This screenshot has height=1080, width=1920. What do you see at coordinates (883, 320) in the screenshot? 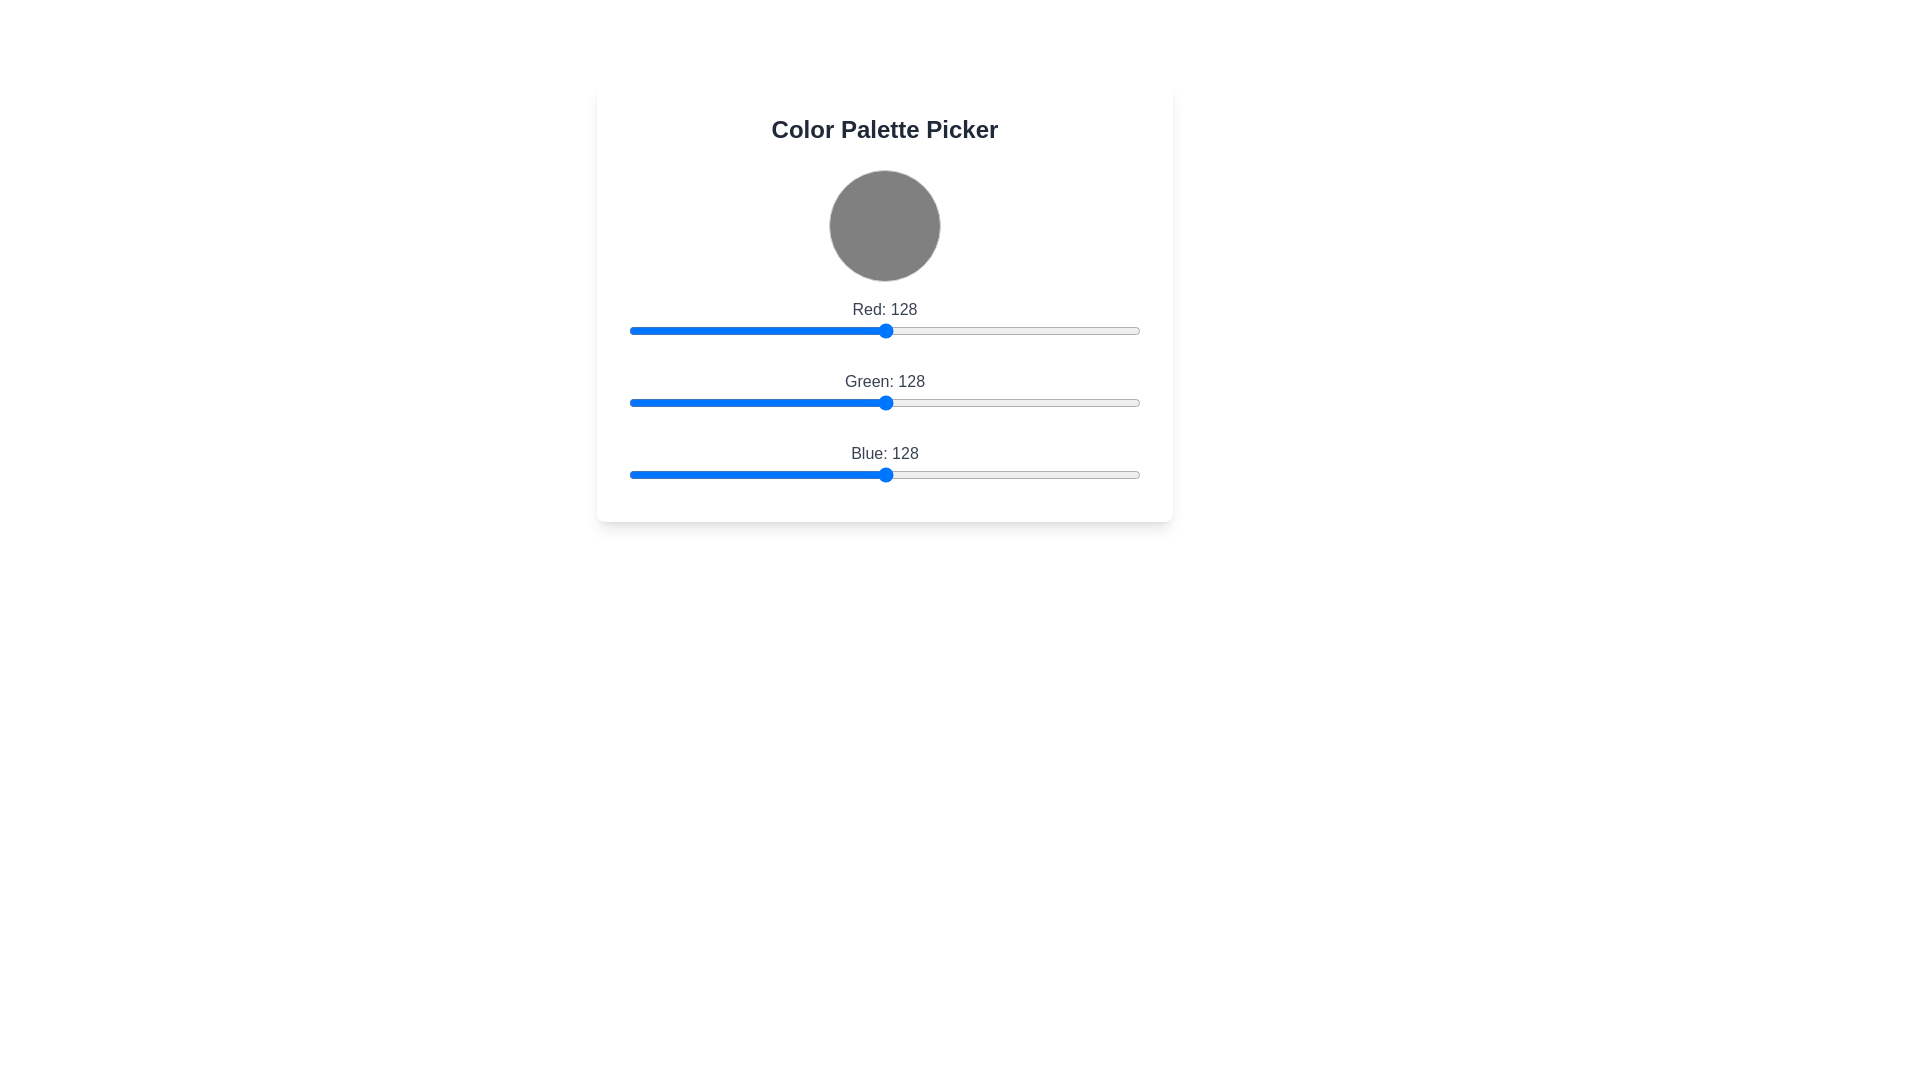
I see `the track of the first range slider labeled 'Red: 128' in the 'Color Palette Picker' to jump the handle to that position` at bounding box center [883, 320].